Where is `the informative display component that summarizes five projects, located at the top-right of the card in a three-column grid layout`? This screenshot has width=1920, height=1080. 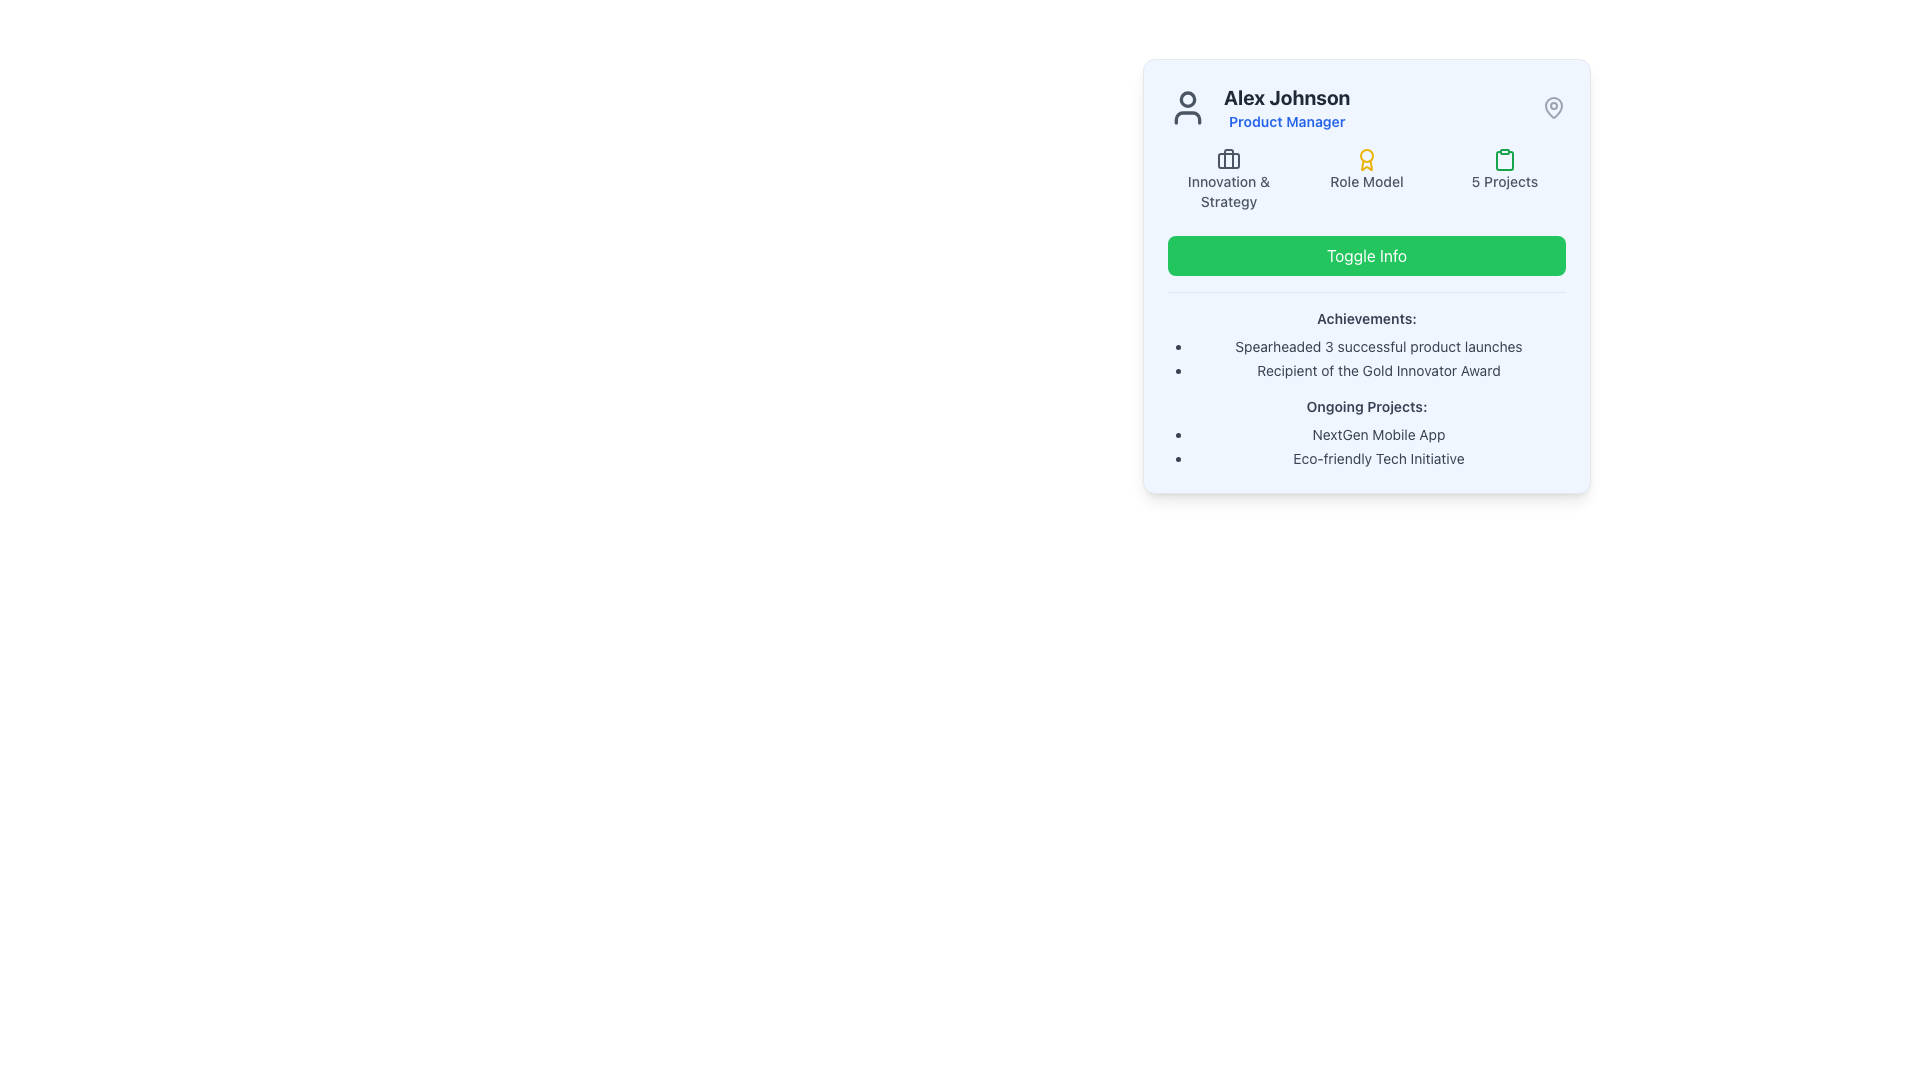 the informative display component that summarizes five projects, located at the top-right of the card in a three-column grid layout is located at coordinates (1505, 180).